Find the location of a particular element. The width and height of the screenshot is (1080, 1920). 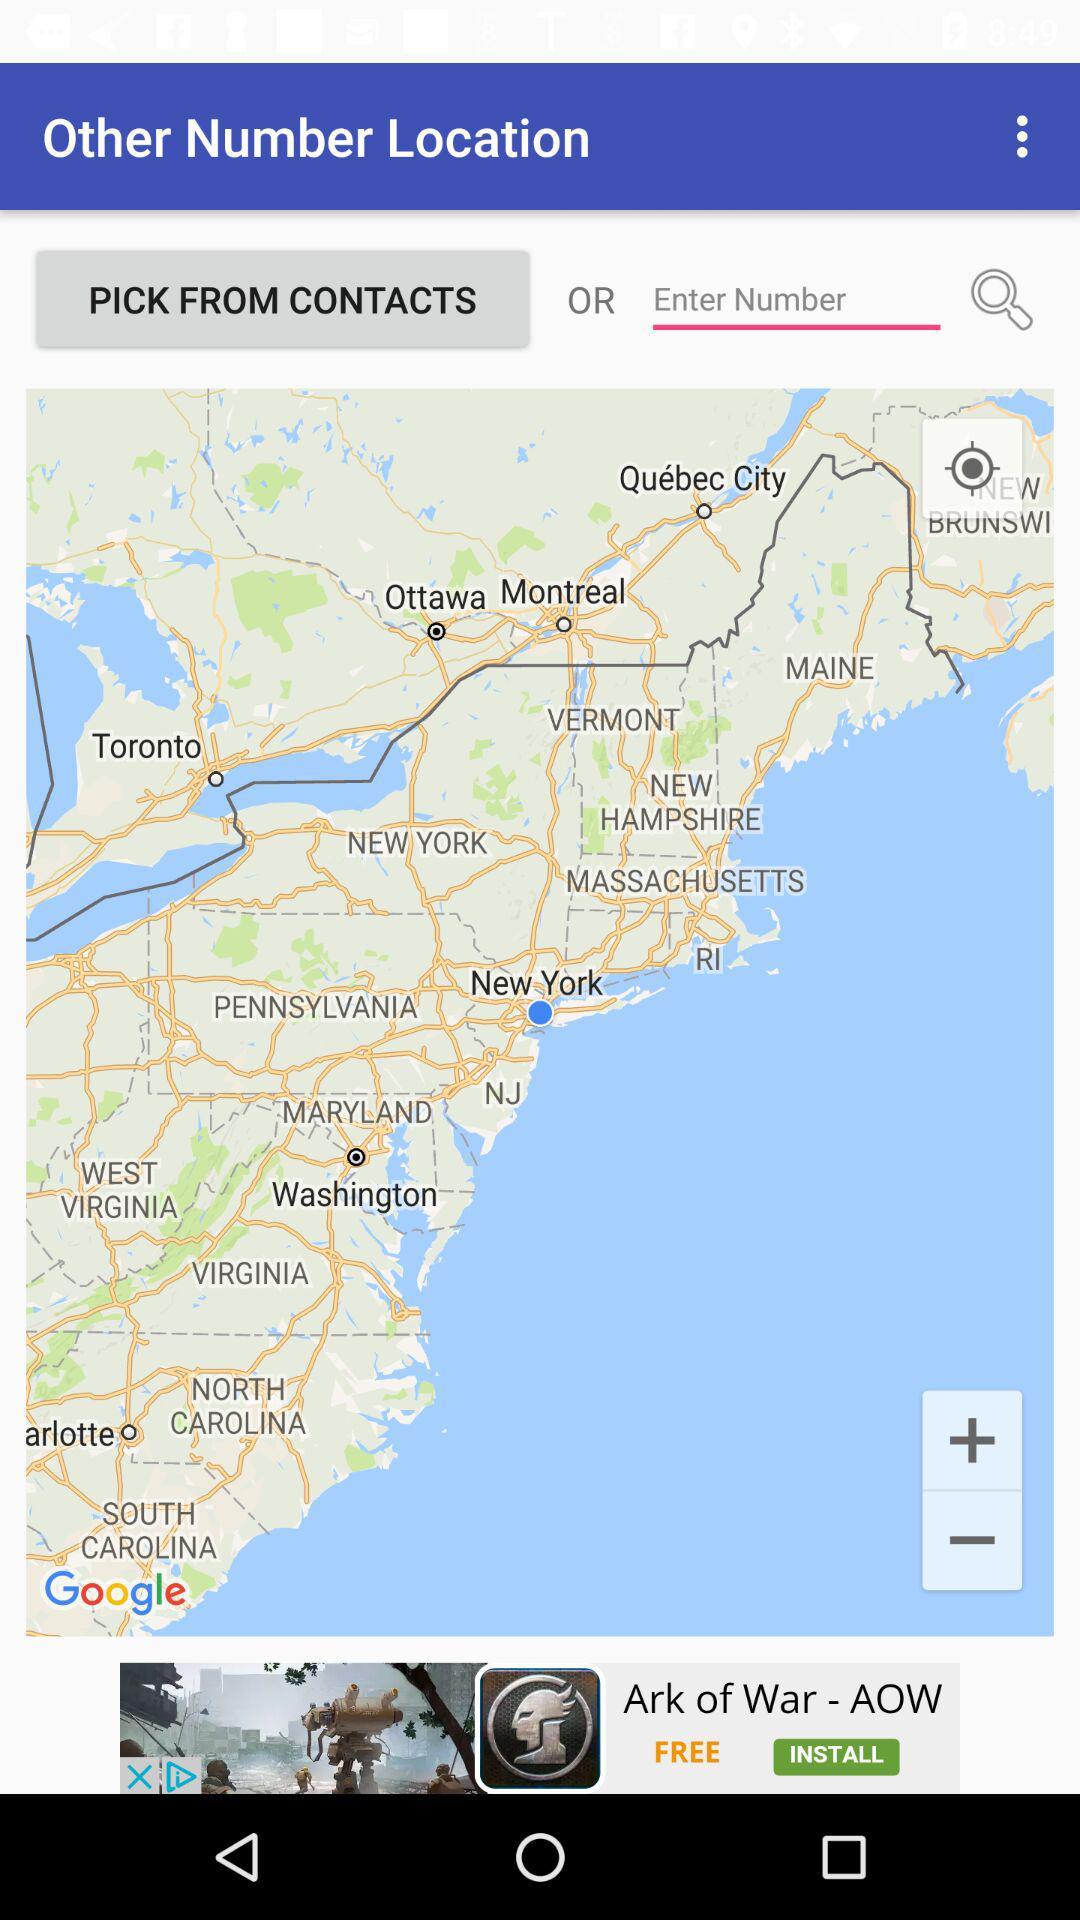

advertisement is located at coordinates (540, 1727).